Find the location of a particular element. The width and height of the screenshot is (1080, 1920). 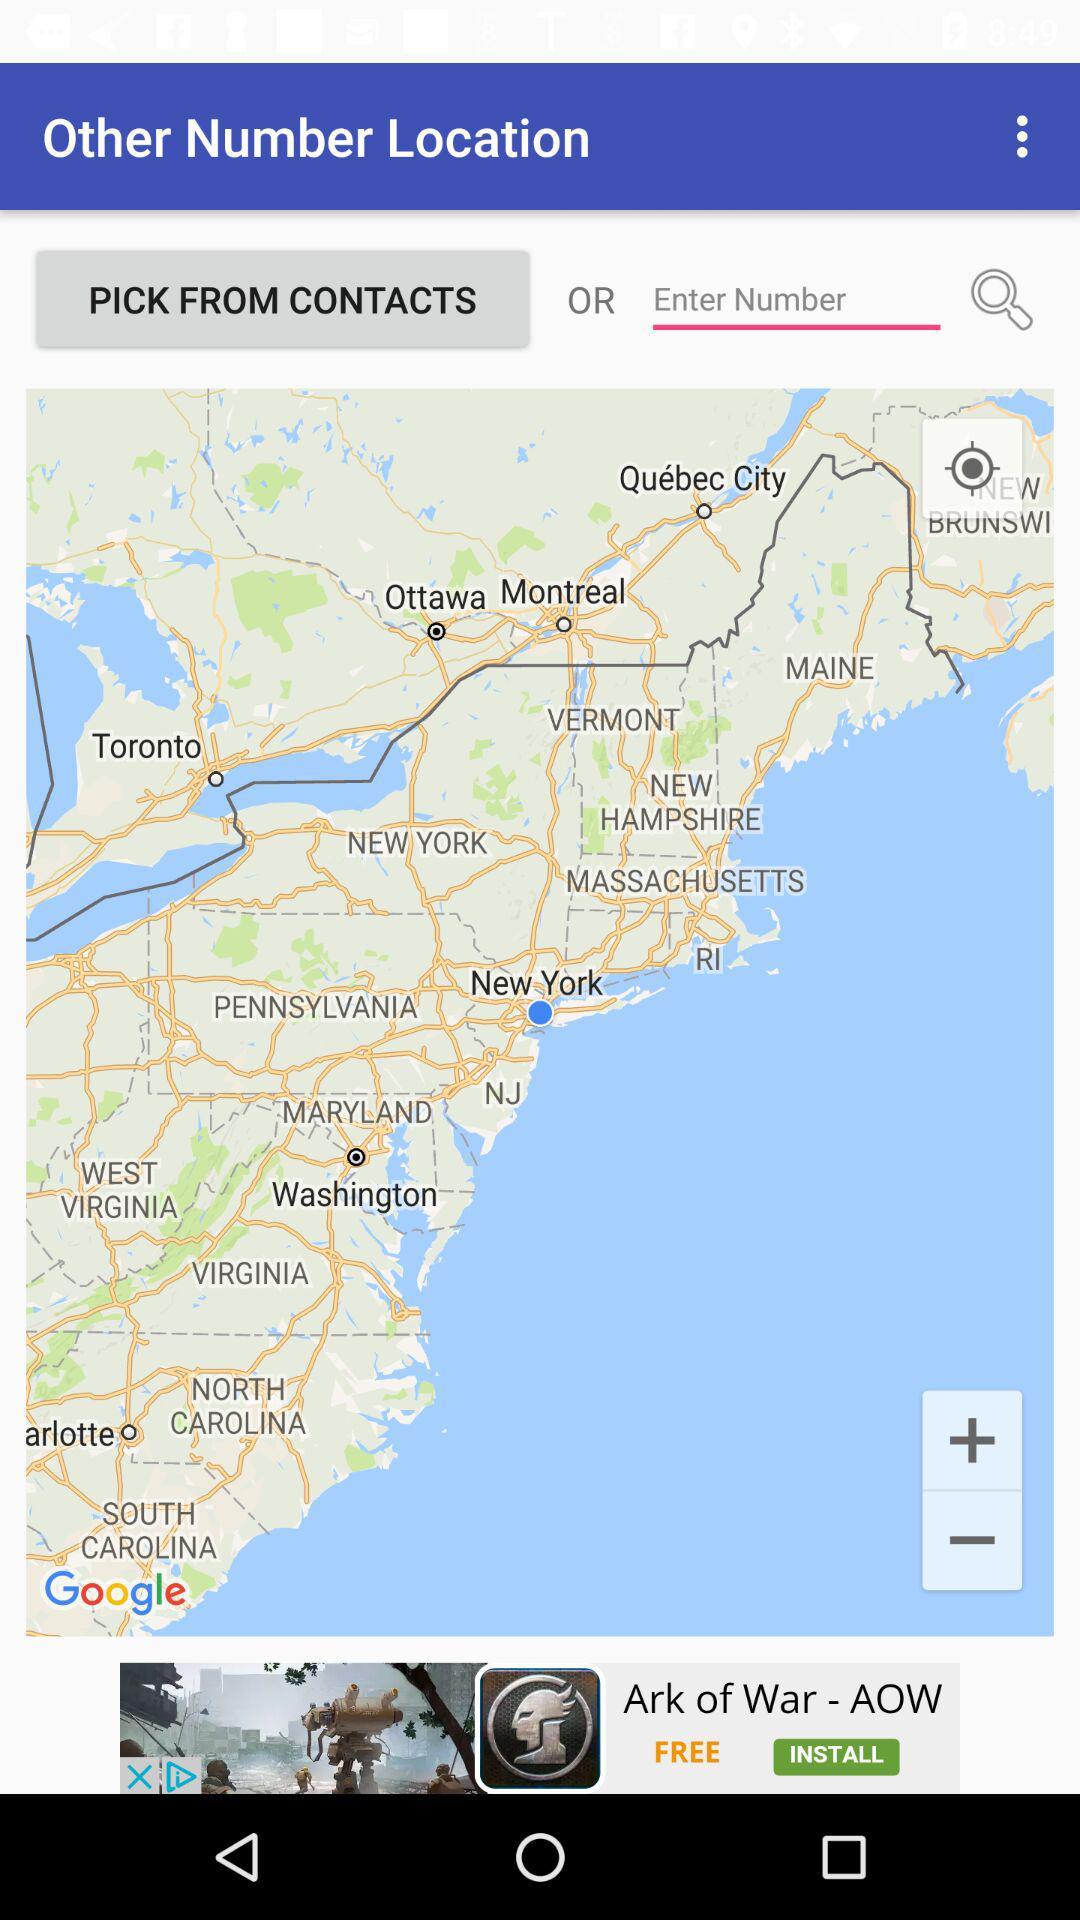

advertisement is located at coordinates (540, 1727).